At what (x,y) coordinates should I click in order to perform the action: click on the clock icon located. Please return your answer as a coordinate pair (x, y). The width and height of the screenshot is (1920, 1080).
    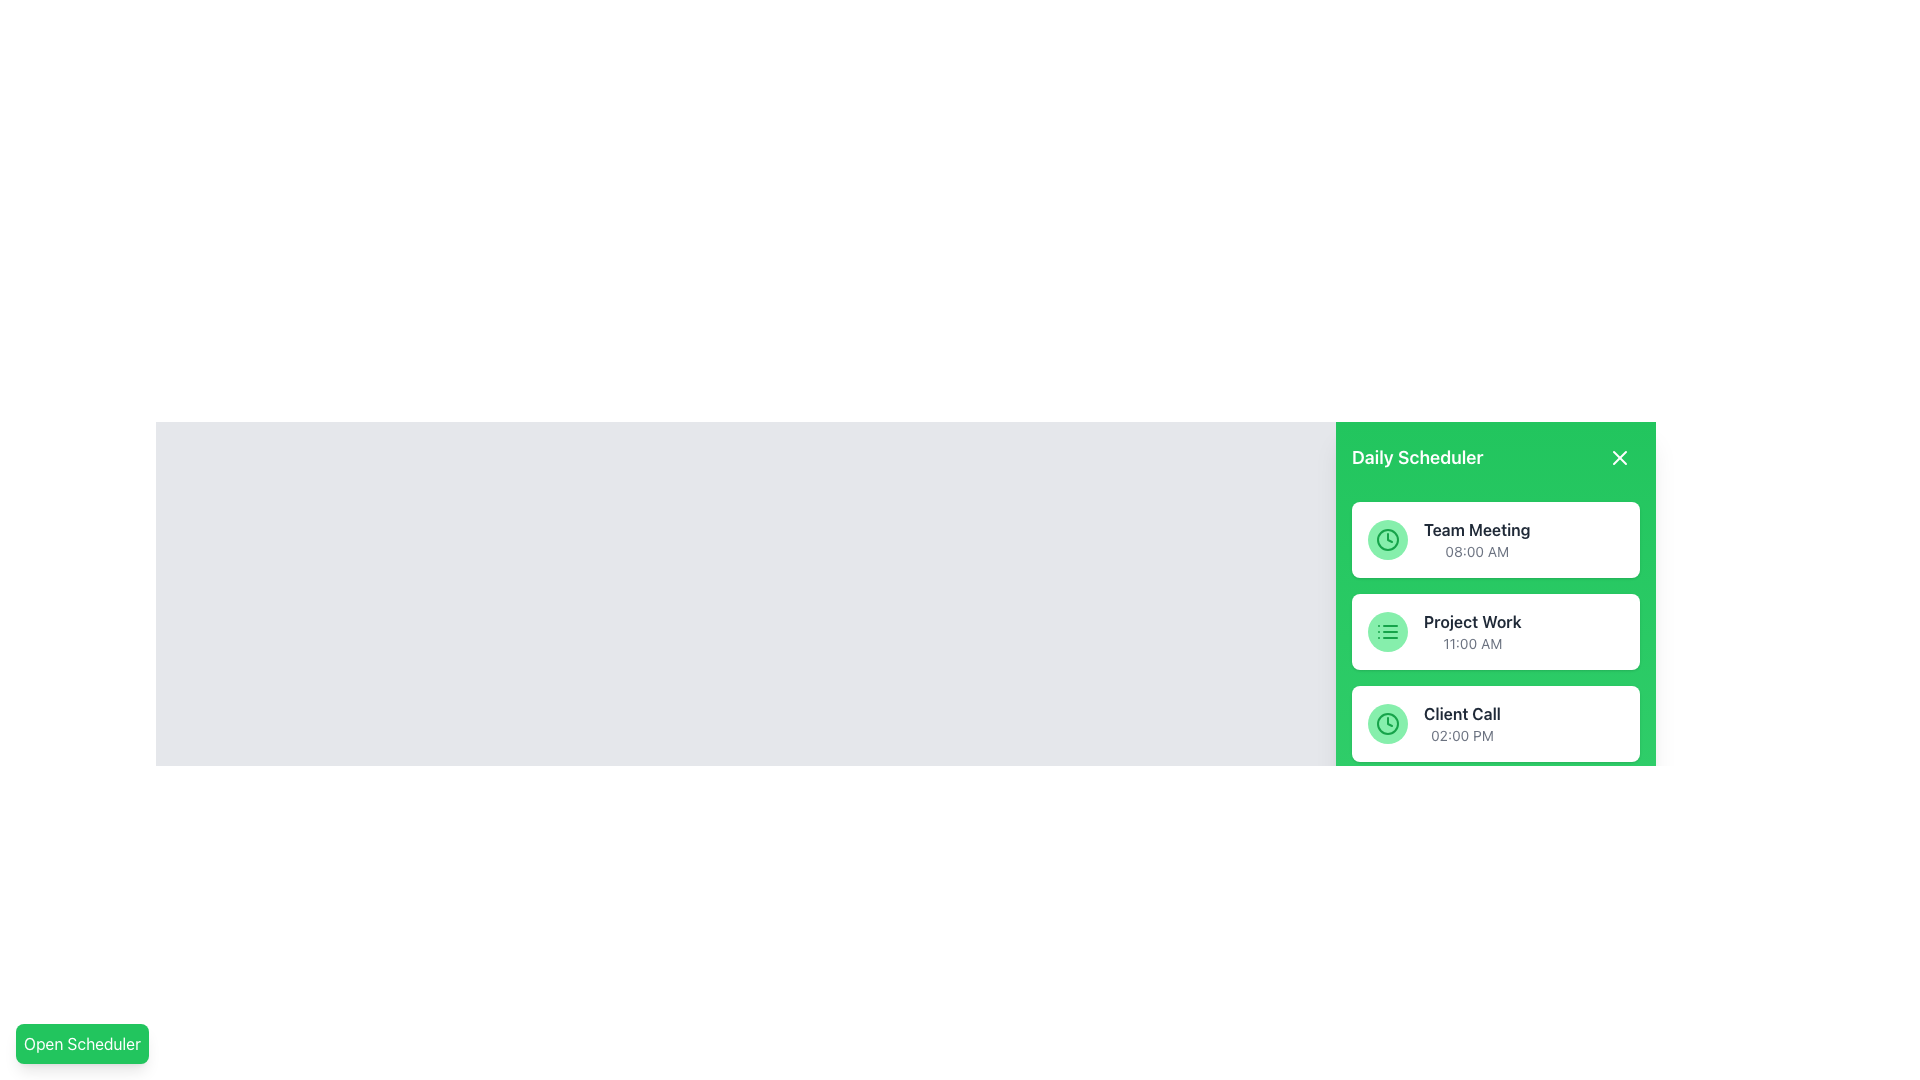
    Looking at the image, I should click on (1386, 724).